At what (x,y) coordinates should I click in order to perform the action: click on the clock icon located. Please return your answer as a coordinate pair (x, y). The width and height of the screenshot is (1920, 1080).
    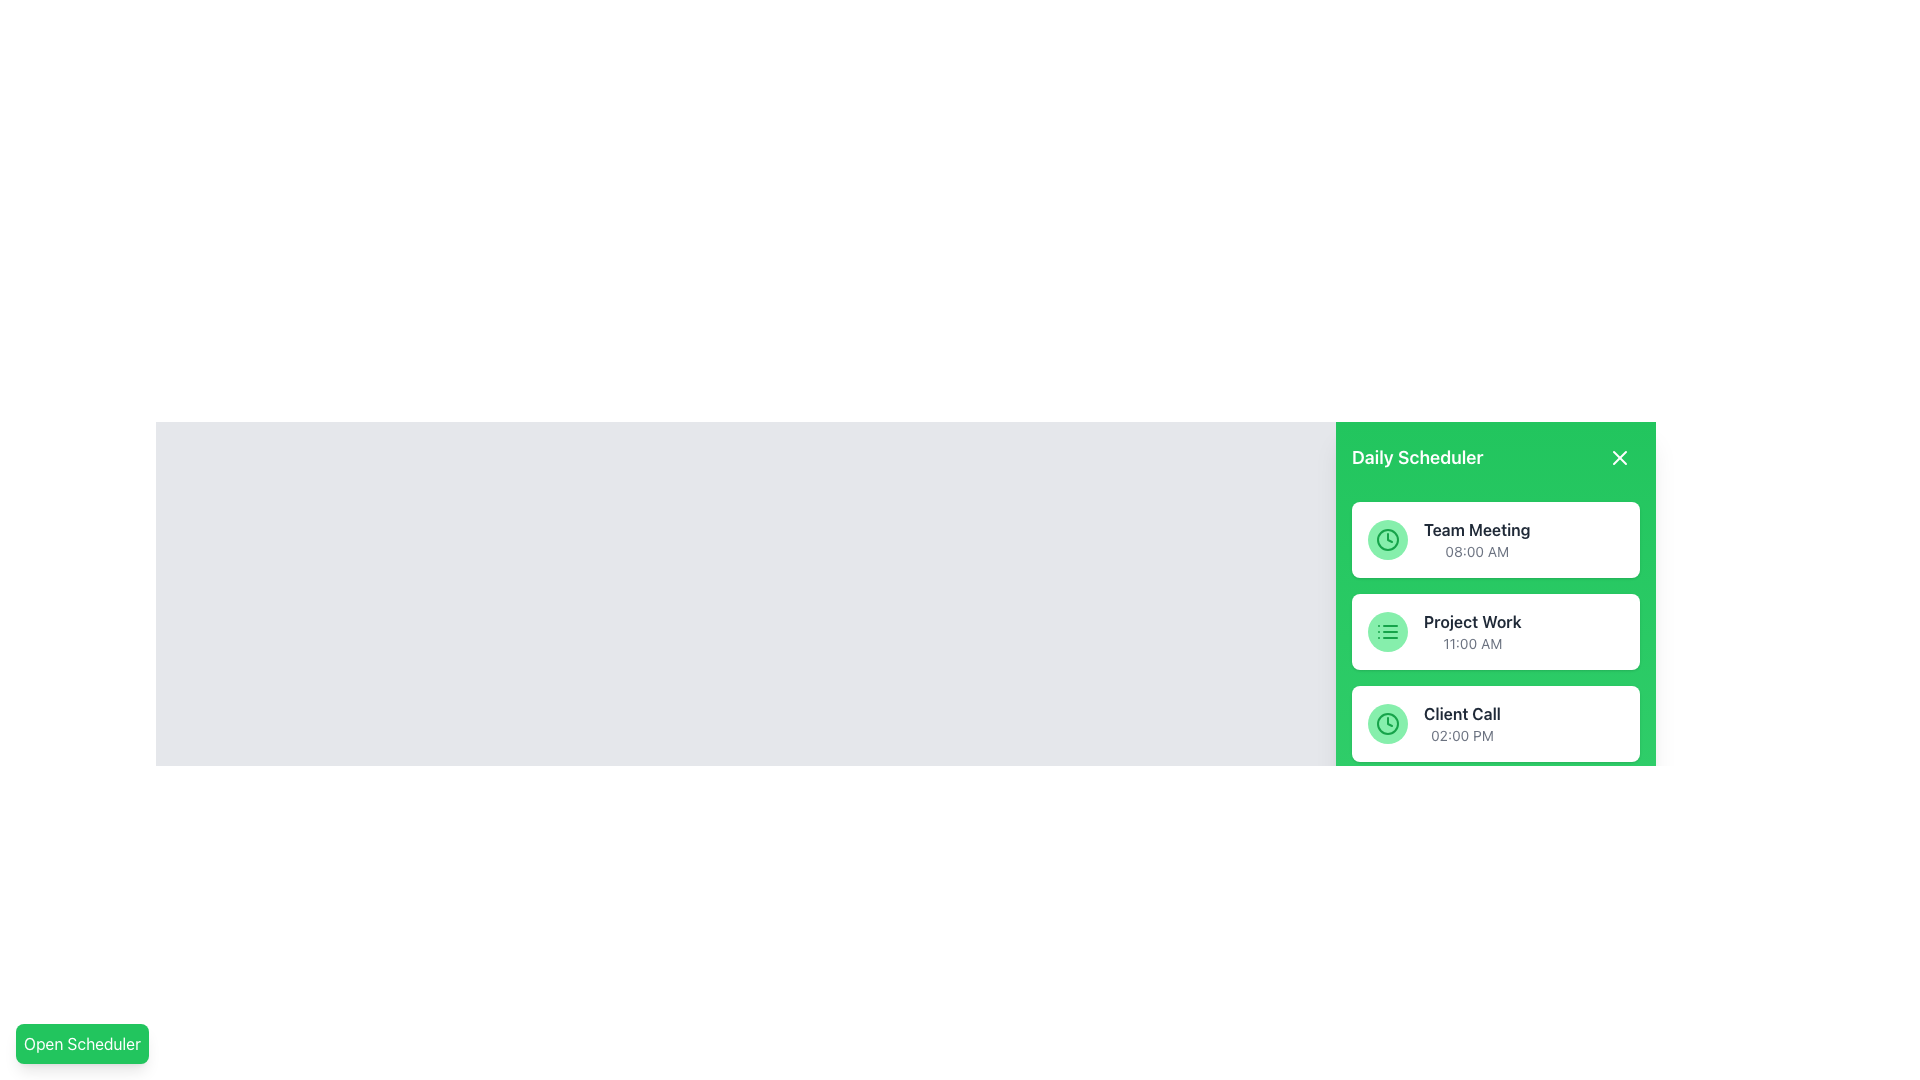
    Looking at the image, I should click on (1386, 724).